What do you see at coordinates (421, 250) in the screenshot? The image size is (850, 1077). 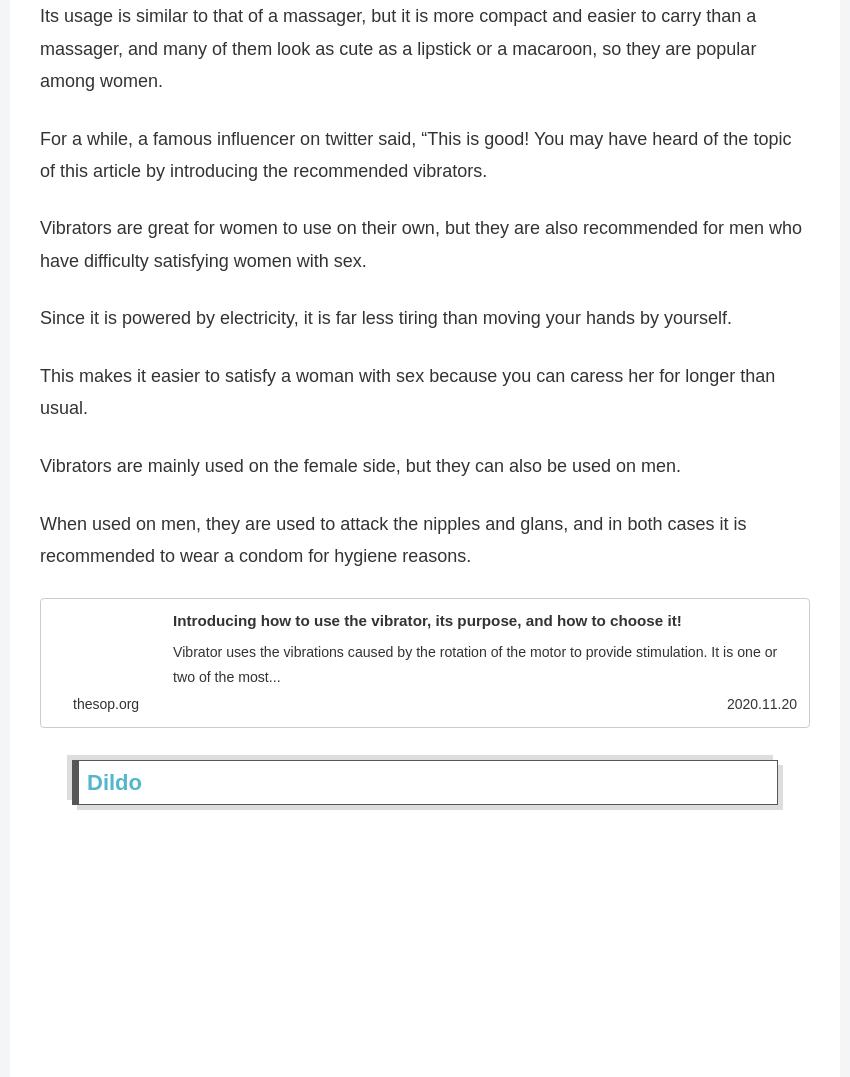 I see `'Vibrators are great for women to use on their own, but they are also recommended for men who have difficulty satisfying women with sex.'` at bounding box center [421, 250].